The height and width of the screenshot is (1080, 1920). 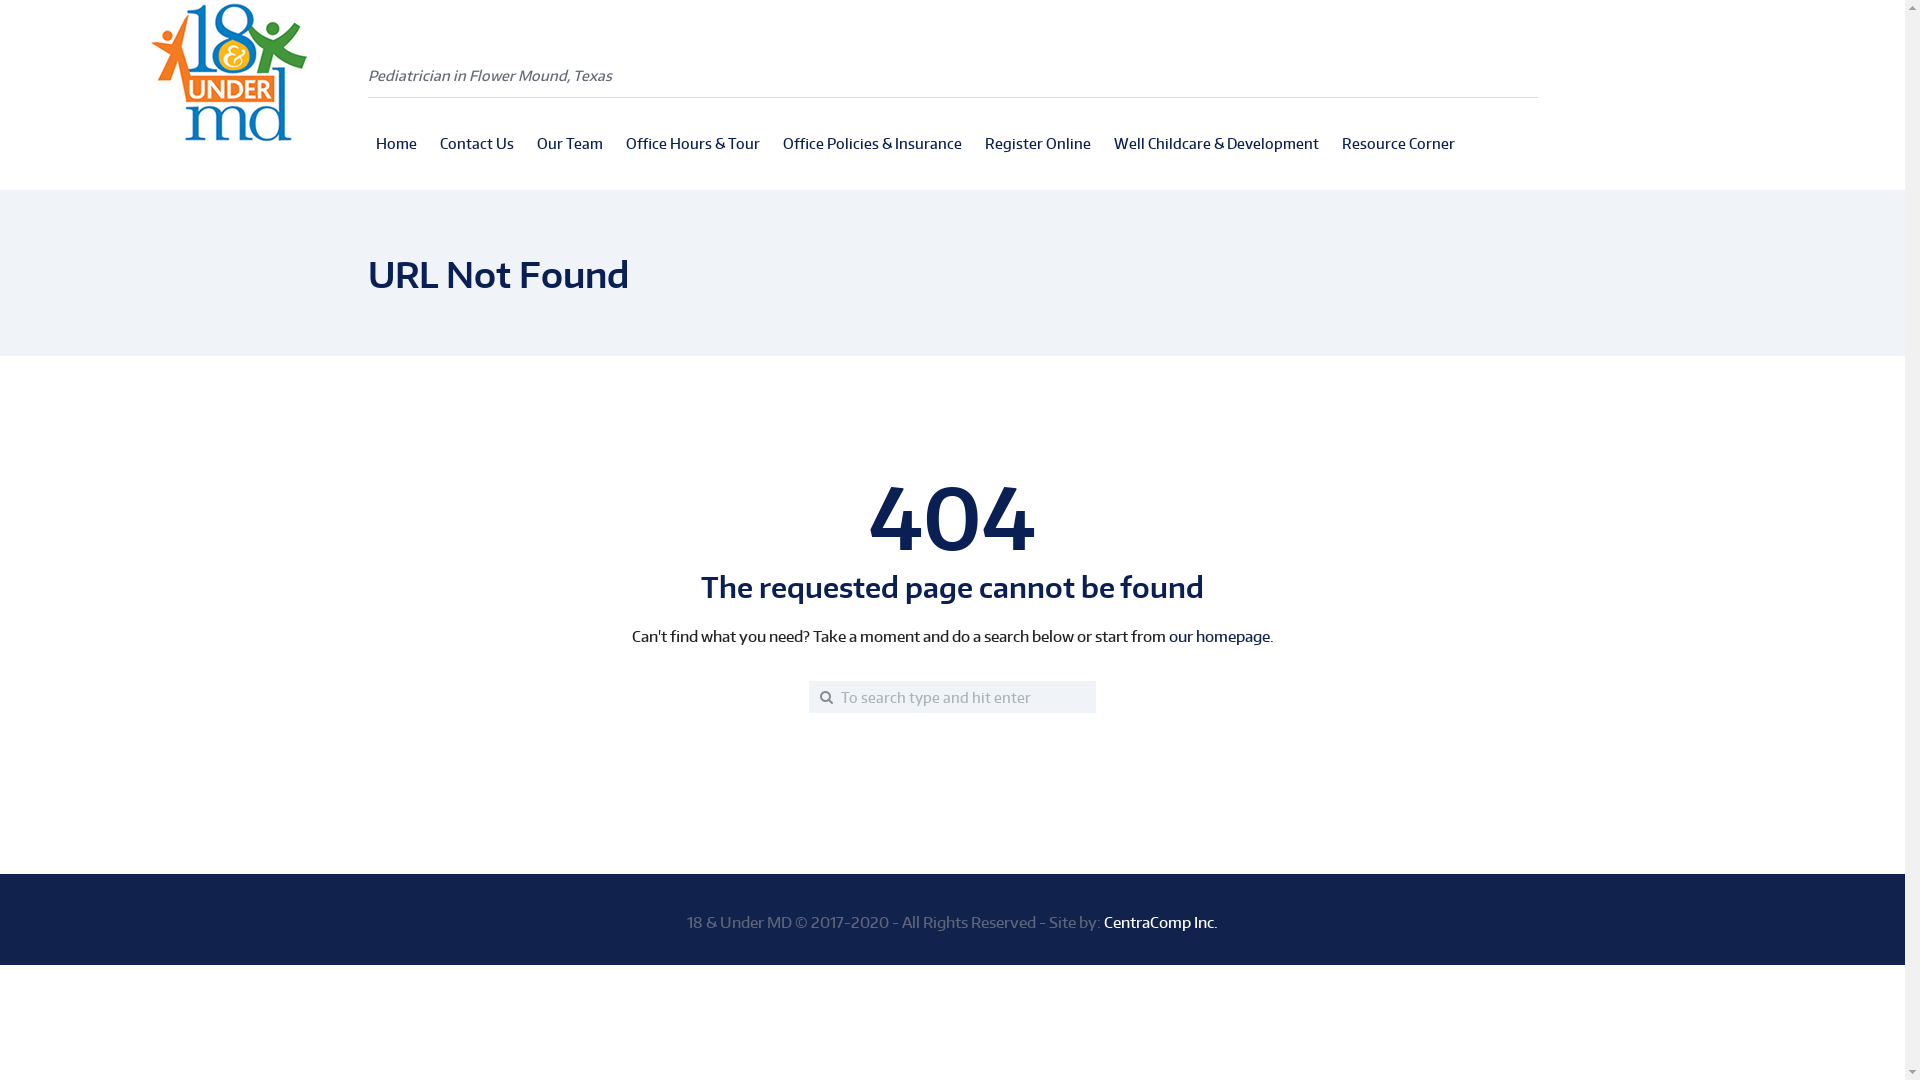 What do you see at coordinates (568, 142) in the screenshot?
I see `'Our Team'` at bounding box center [568, 142].